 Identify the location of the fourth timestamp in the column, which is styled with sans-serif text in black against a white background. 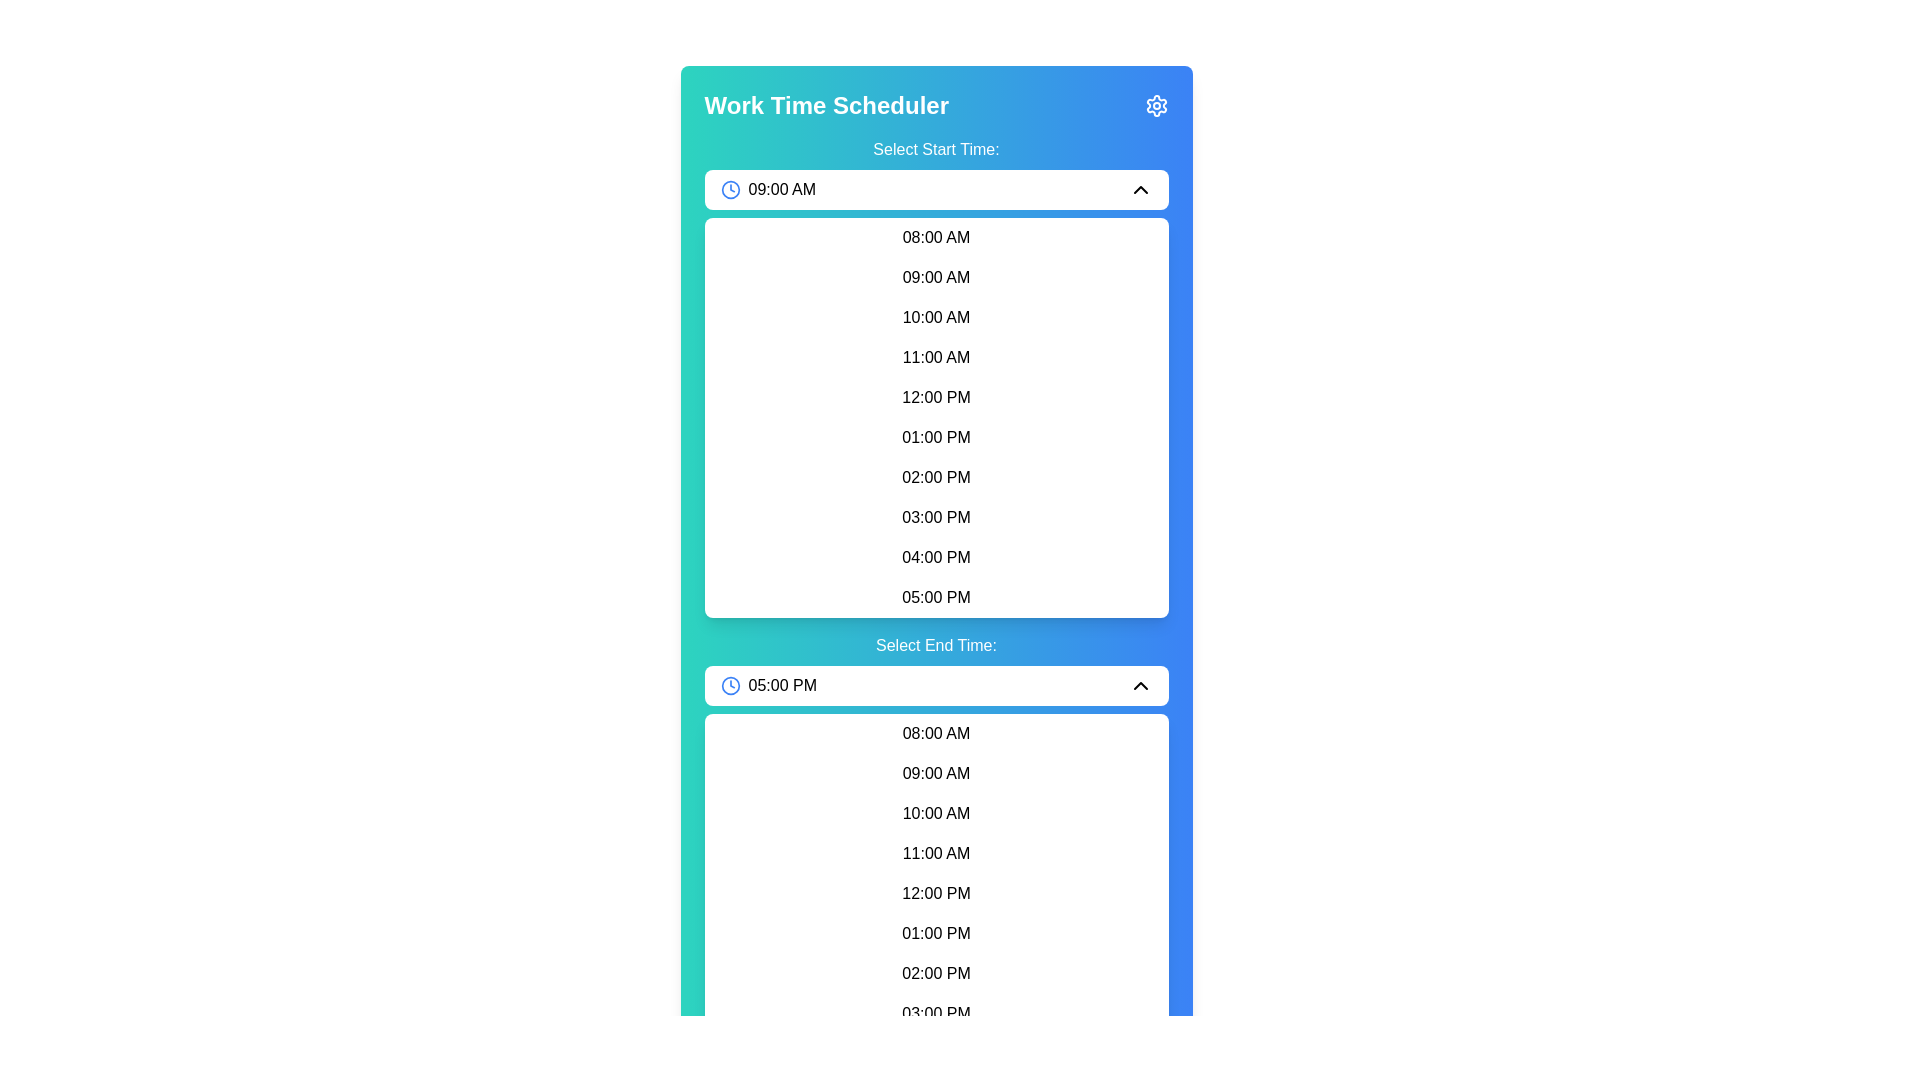
(935, 357).